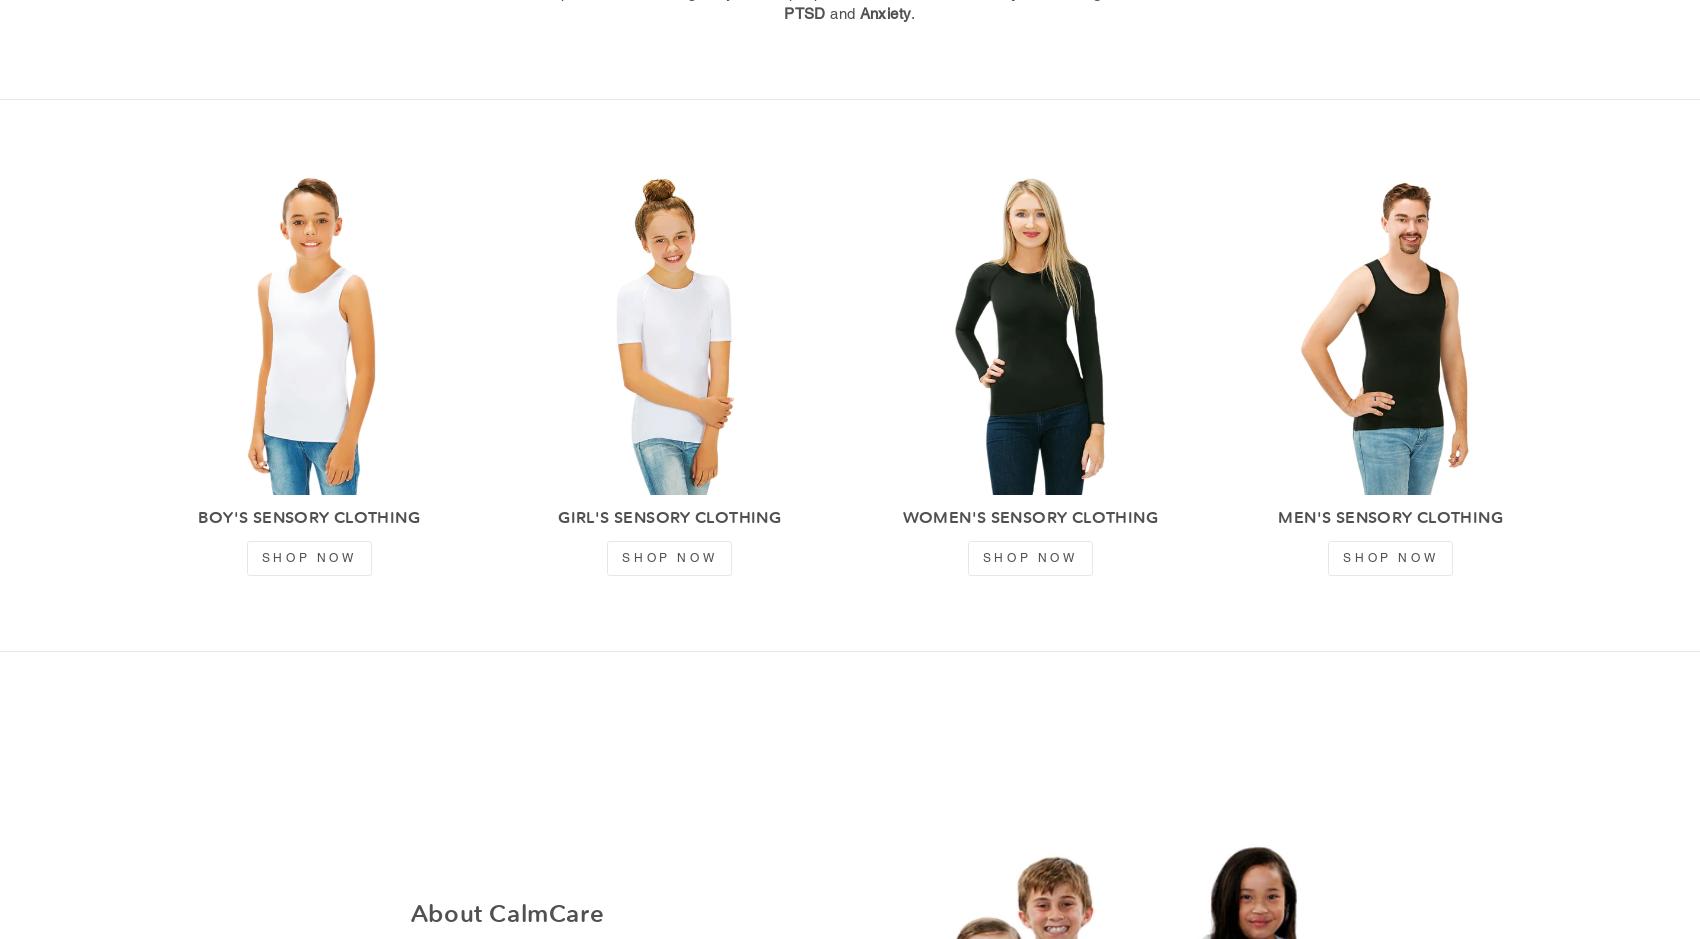 The width and height of the screenshot is (1700, 939). I want to click on 'BOY'S SENSORY CLOTHING', so click(309, 517).